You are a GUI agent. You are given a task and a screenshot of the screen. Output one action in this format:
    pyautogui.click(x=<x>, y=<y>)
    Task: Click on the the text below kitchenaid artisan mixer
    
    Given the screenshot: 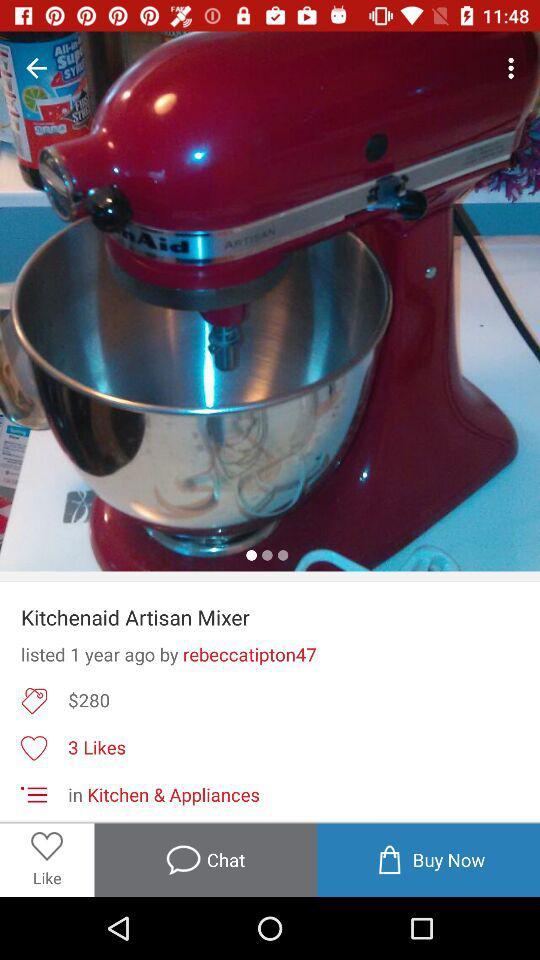 What is the action you would take?
    pyautogui.click(x=270, y=653)
    